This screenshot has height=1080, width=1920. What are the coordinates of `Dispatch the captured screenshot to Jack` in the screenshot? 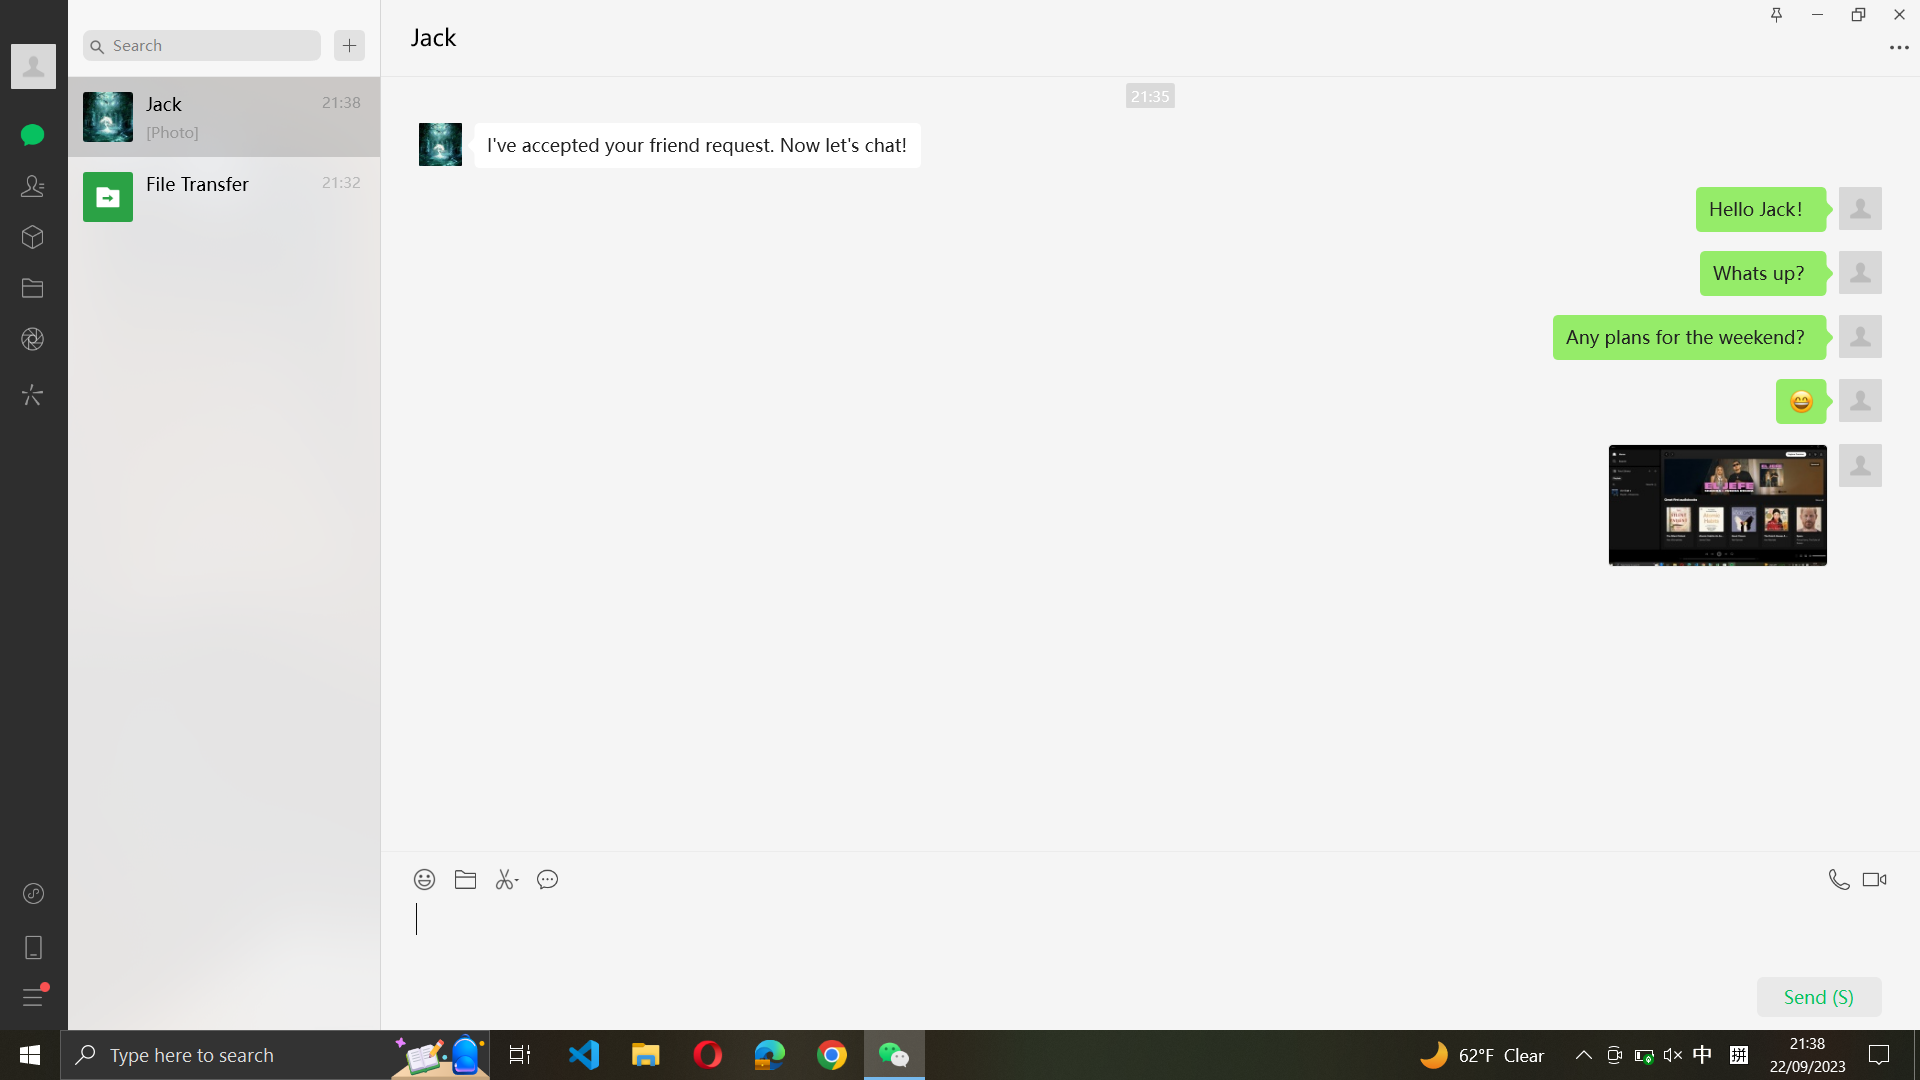 It's located at (509, 873).